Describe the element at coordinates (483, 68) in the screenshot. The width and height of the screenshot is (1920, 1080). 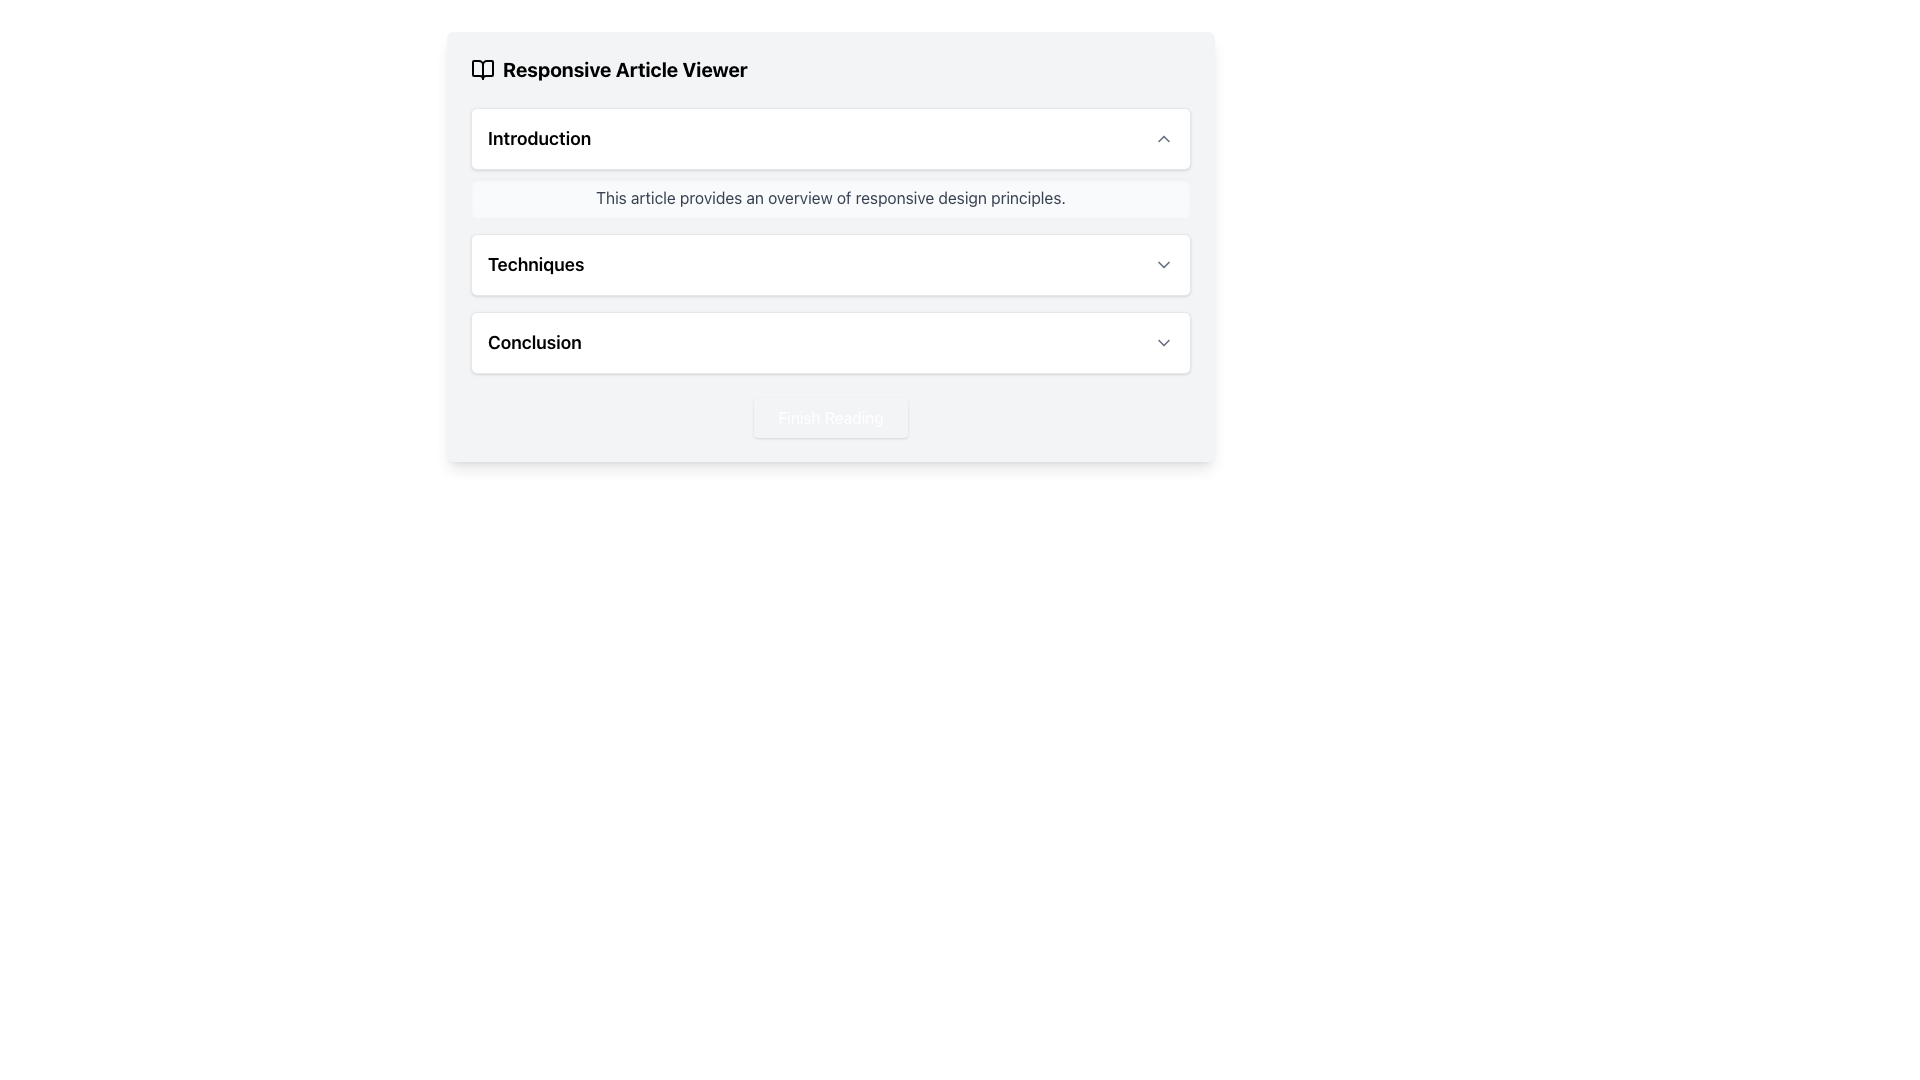
I see `the SVG icon of a book with open pages, which is positioned to the left of the title 'Responsive Article Viewer'` at that location.